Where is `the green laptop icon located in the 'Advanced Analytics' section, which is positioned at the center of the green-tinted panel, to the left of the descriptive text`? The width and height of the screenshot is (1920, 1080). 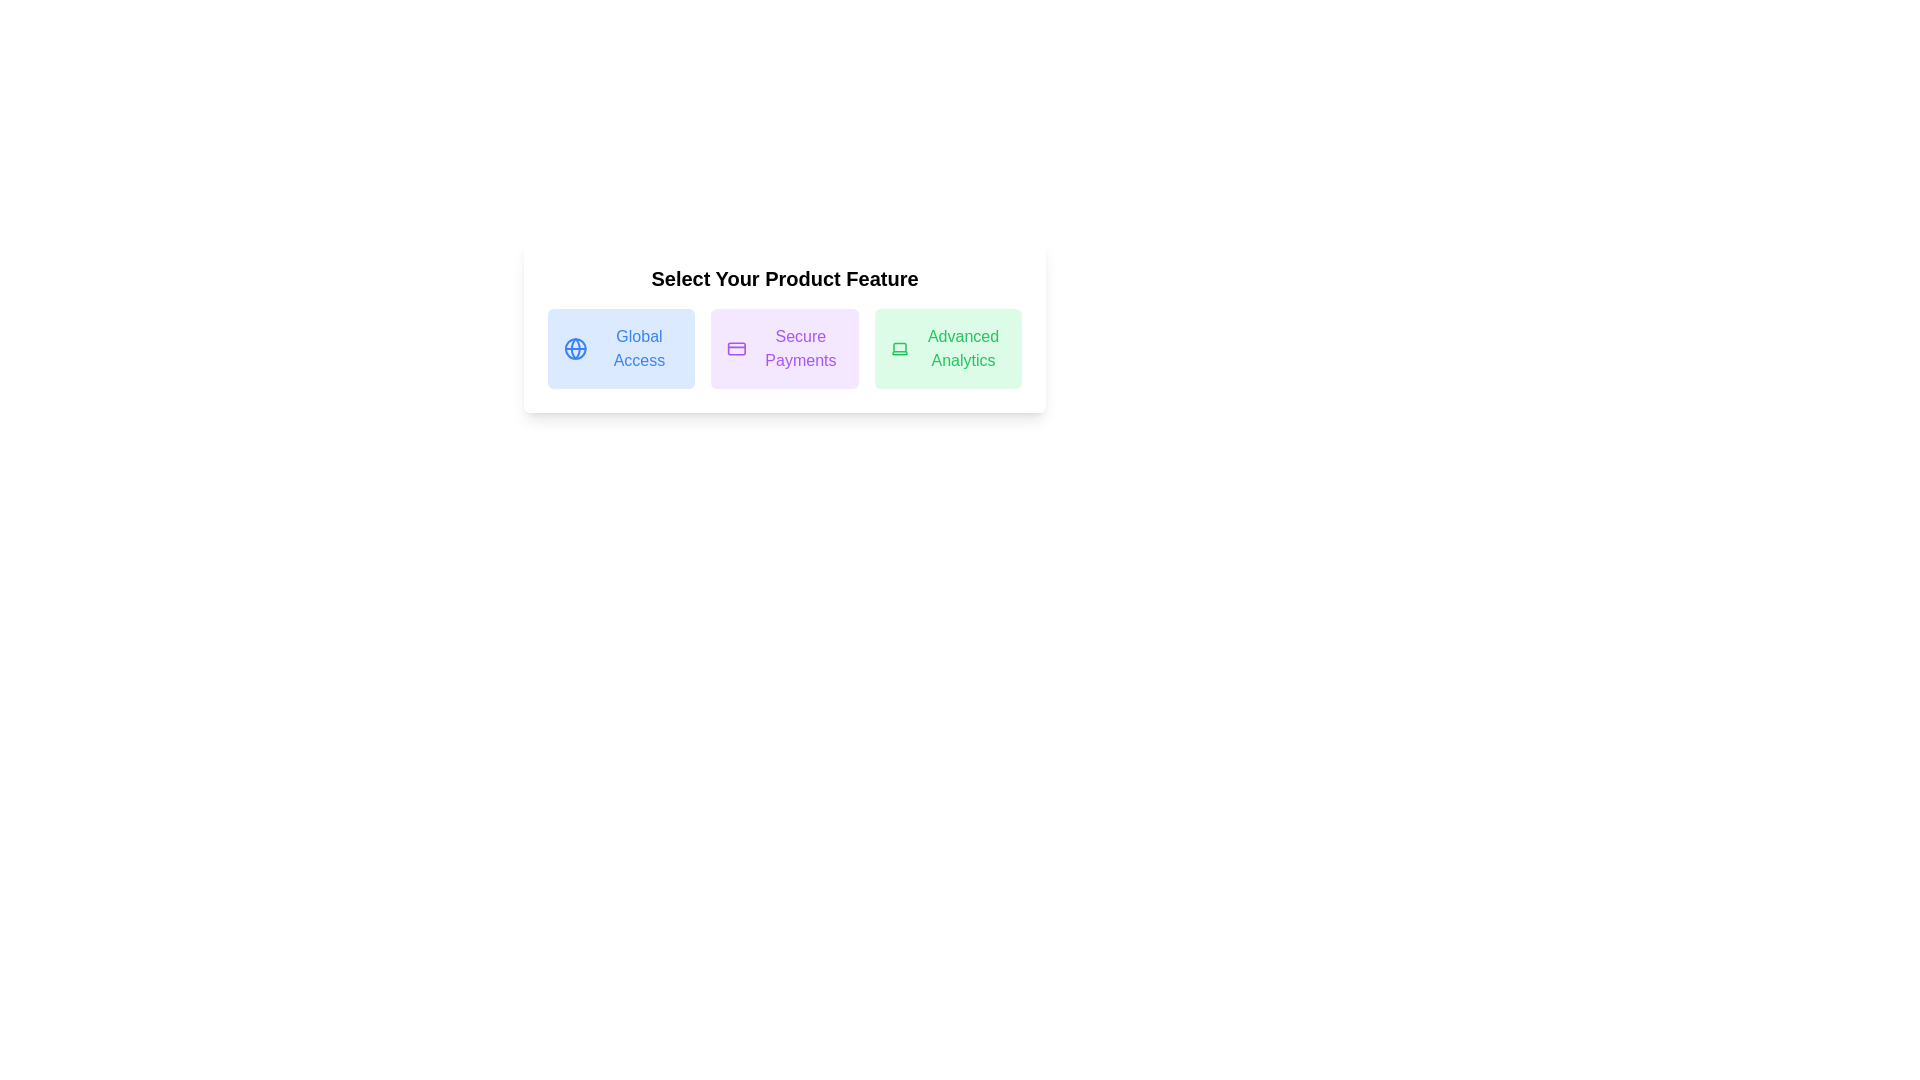
the green laptop icon located in the 'Advanced Analytics' section, which is positioned at the center of the green-tinted panel, to the left of the descriptive text is located at coordinates (898, 347).